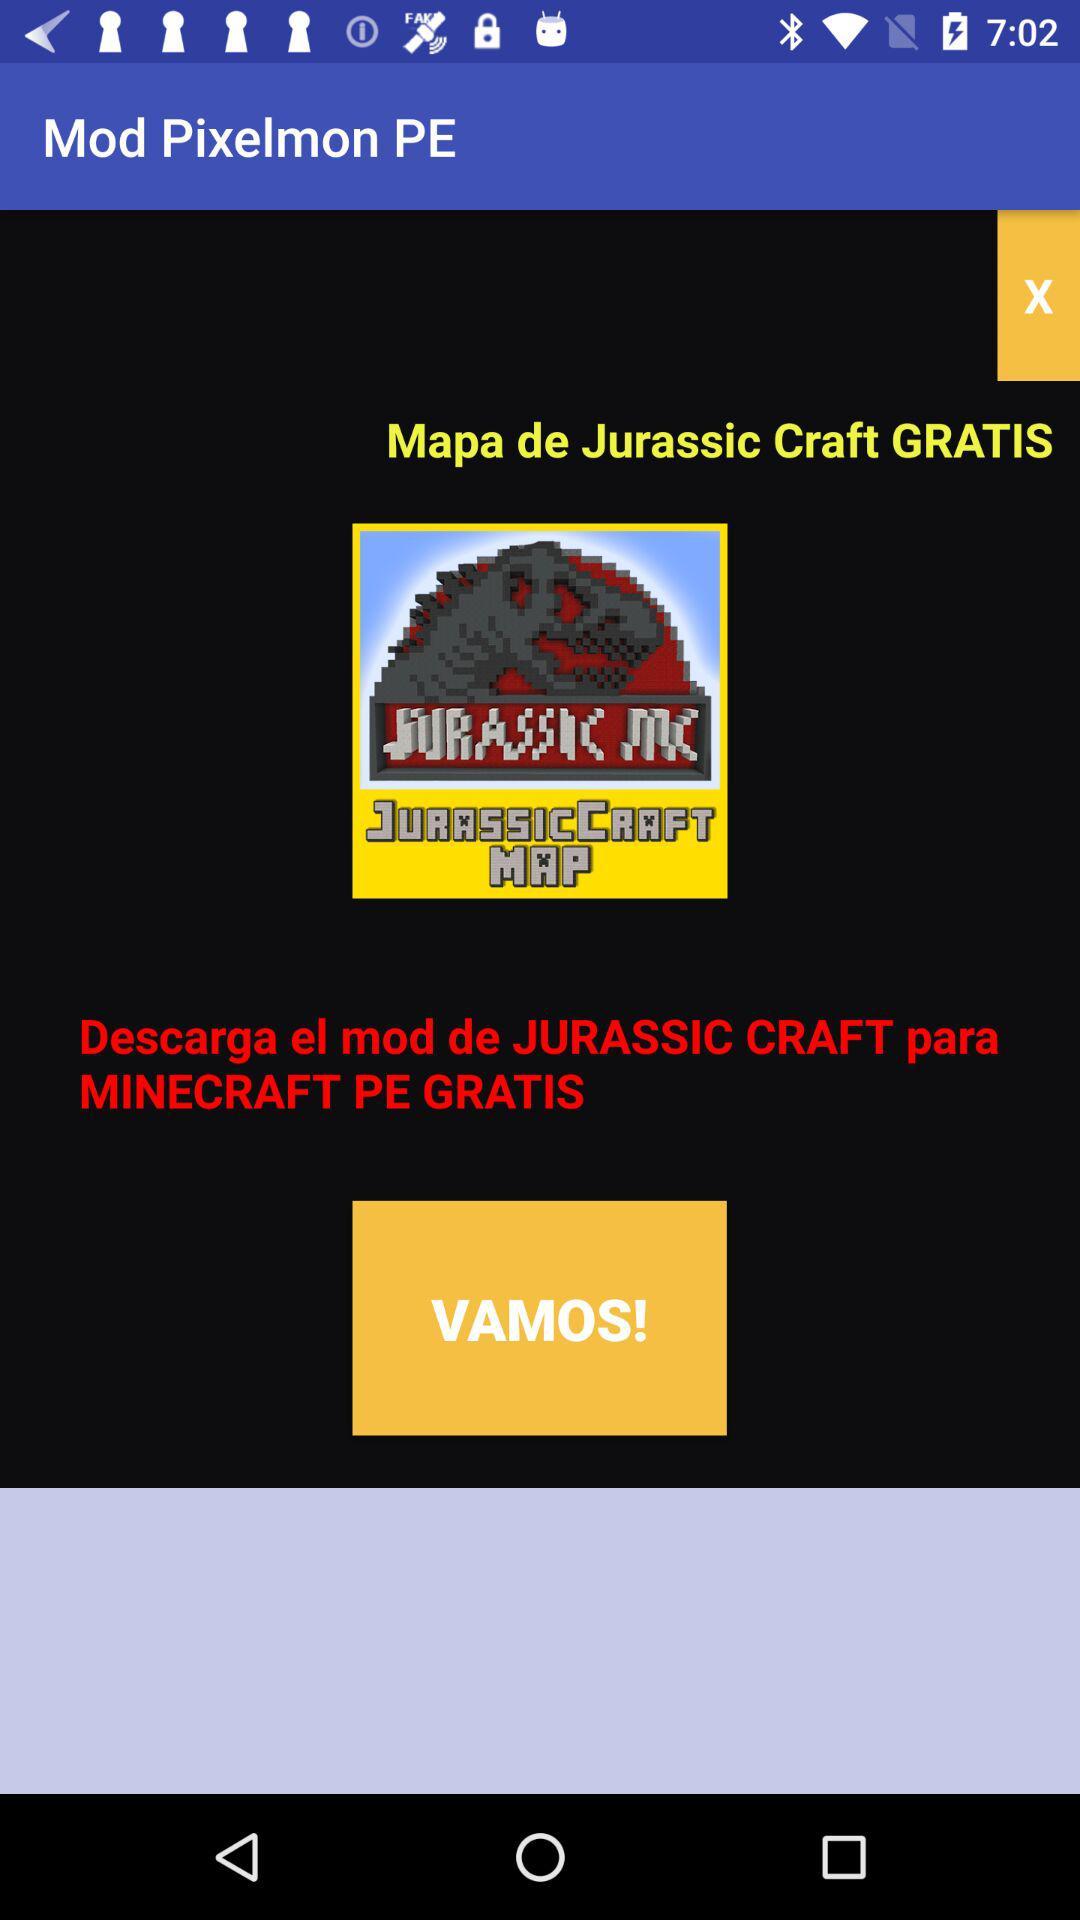  I want to click on vamos!, so click(538, 1318).